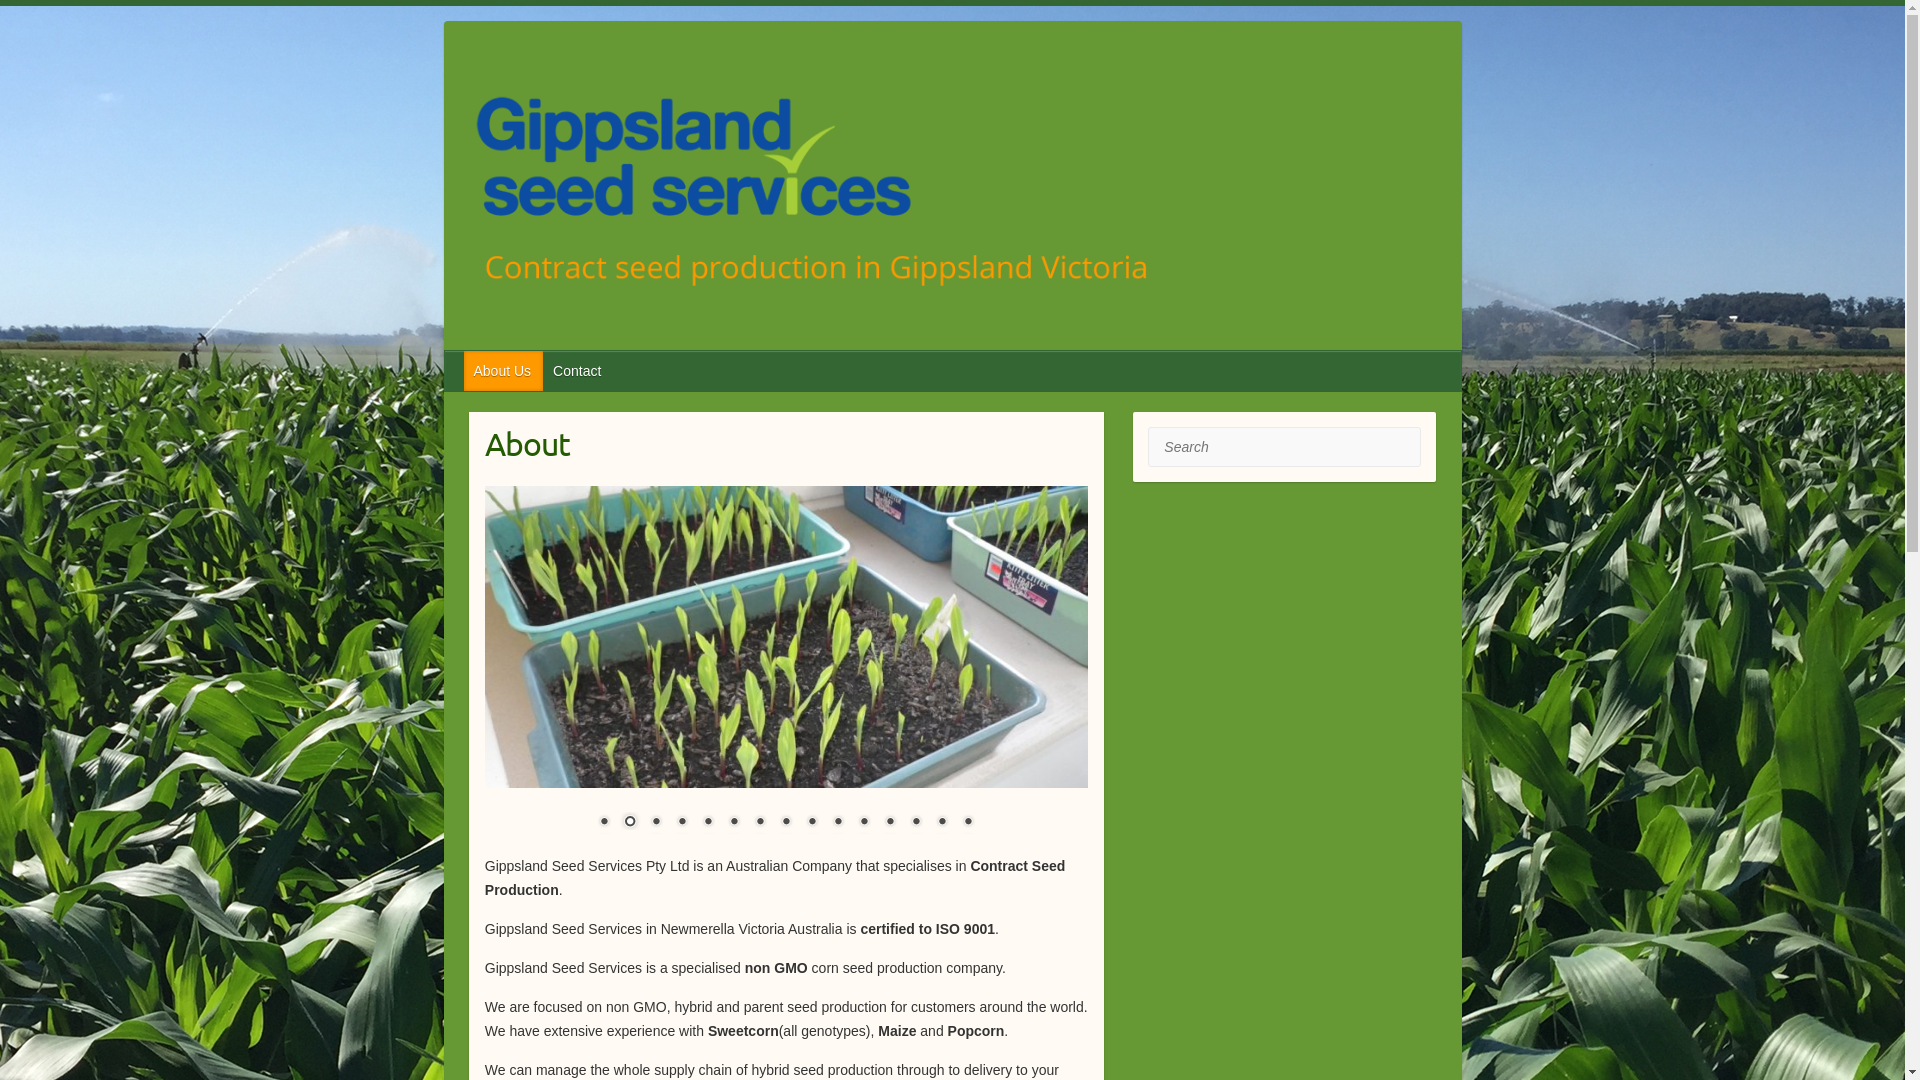  I want to click on '15', so click(968, 822).